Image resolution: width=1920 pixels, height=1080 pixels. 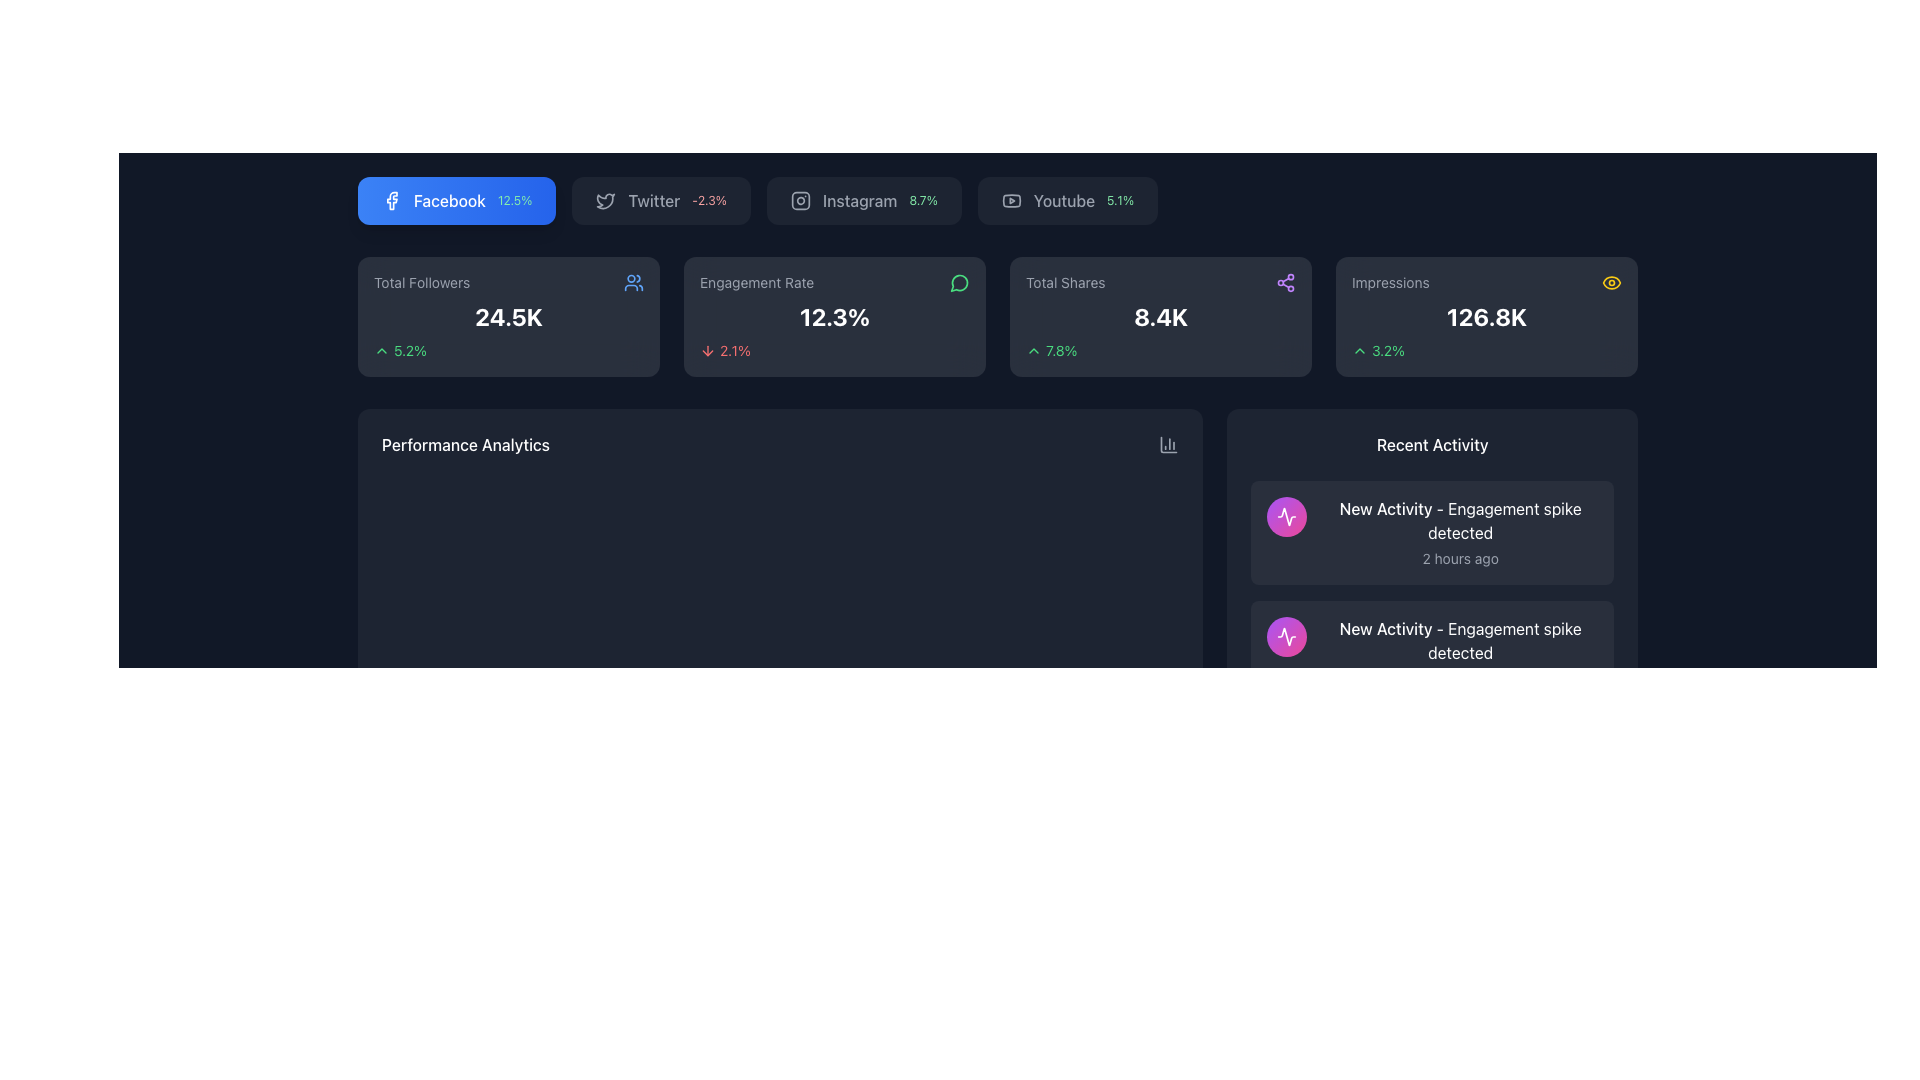 I want to click on the YouTube analytics button, which is the fourth button in a horizontal layout and located to the right of the Instagram button, so click(x=1066, y=200).